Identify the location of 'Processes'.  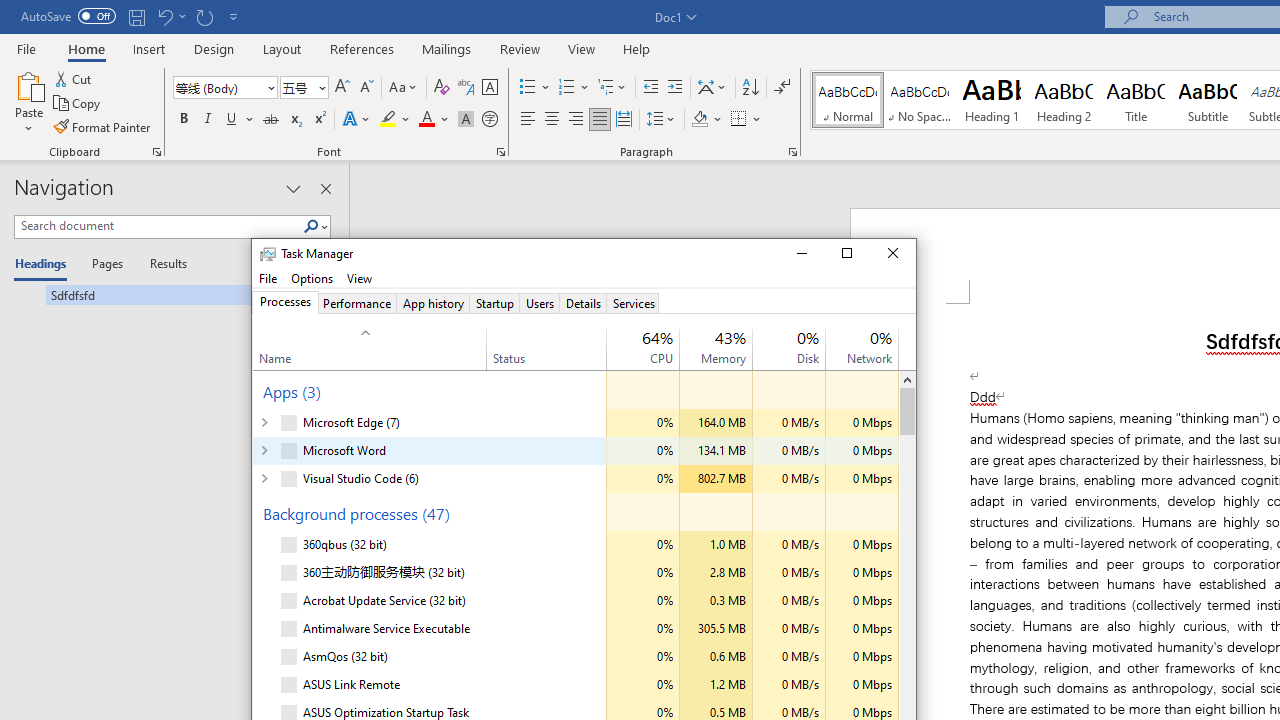
(284, 303).